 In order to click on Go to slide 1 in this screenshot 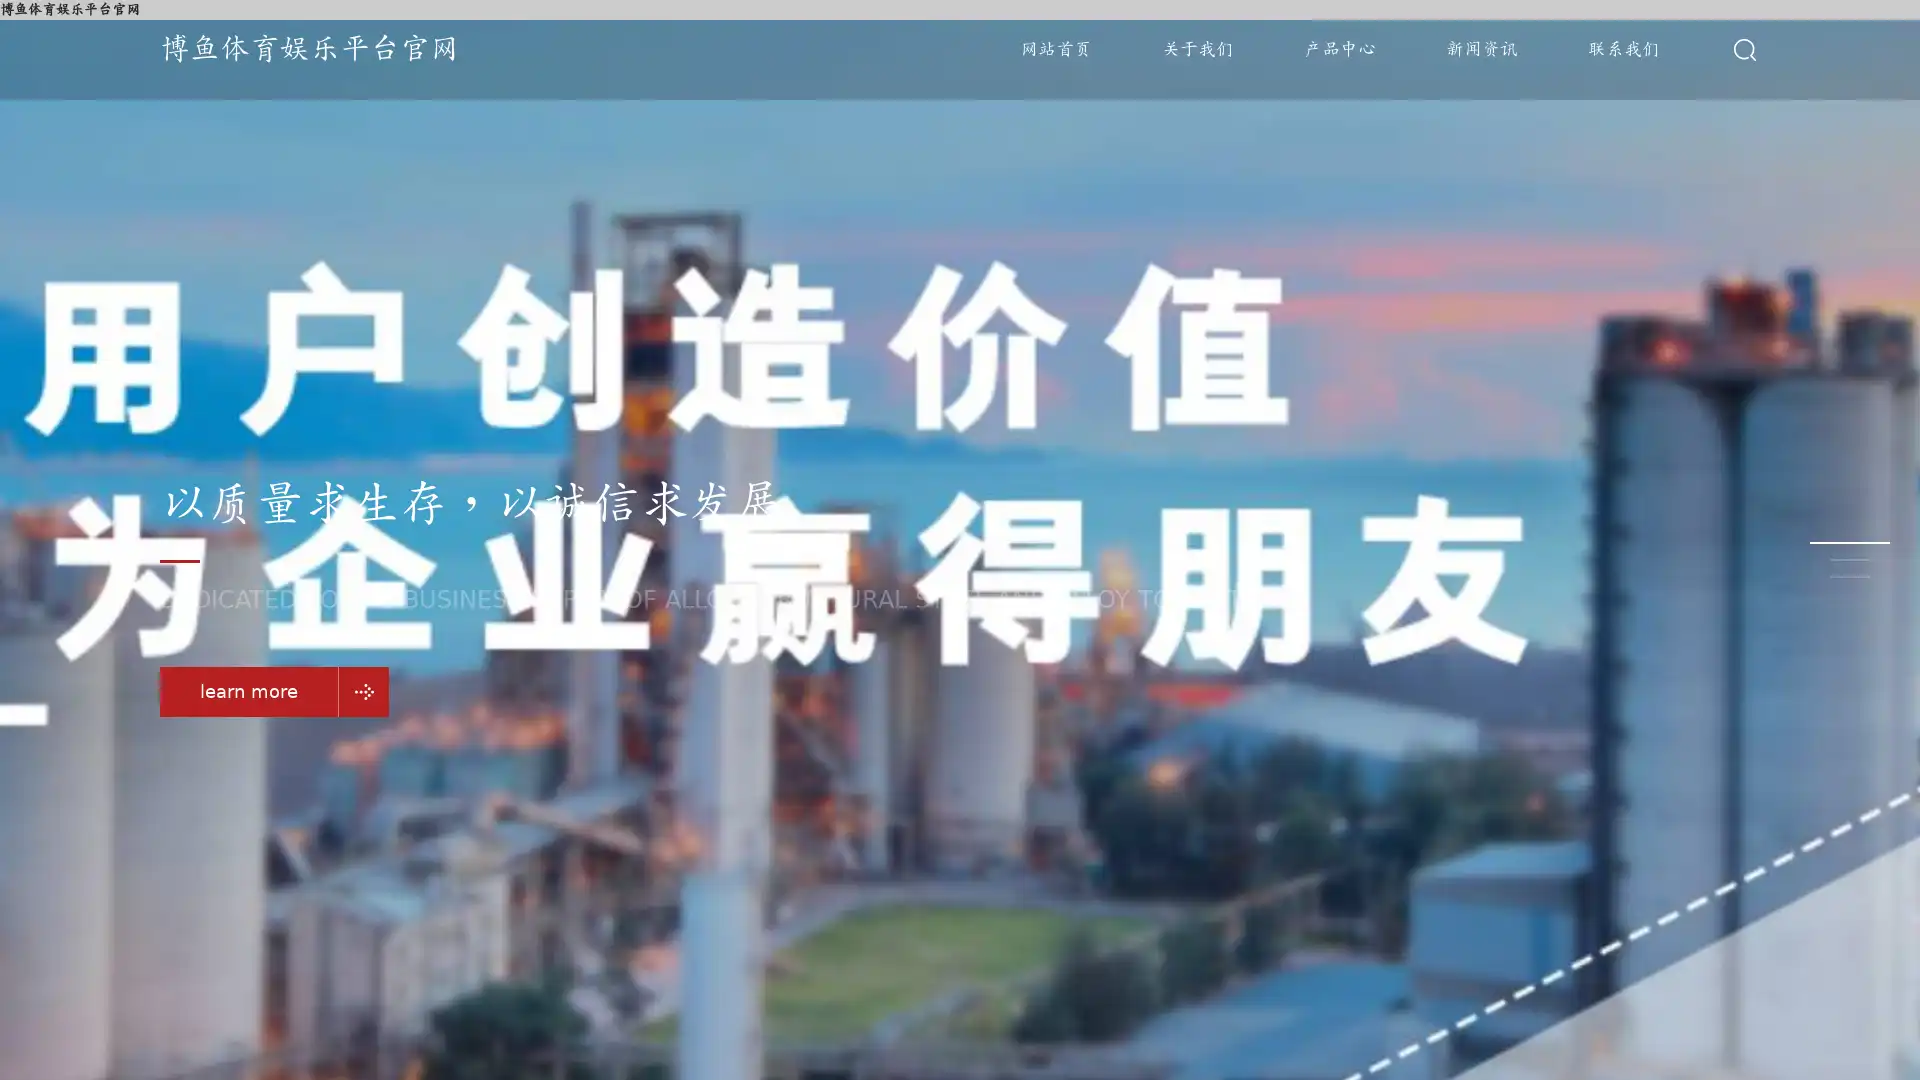, I will do `click(1848, 543)`.